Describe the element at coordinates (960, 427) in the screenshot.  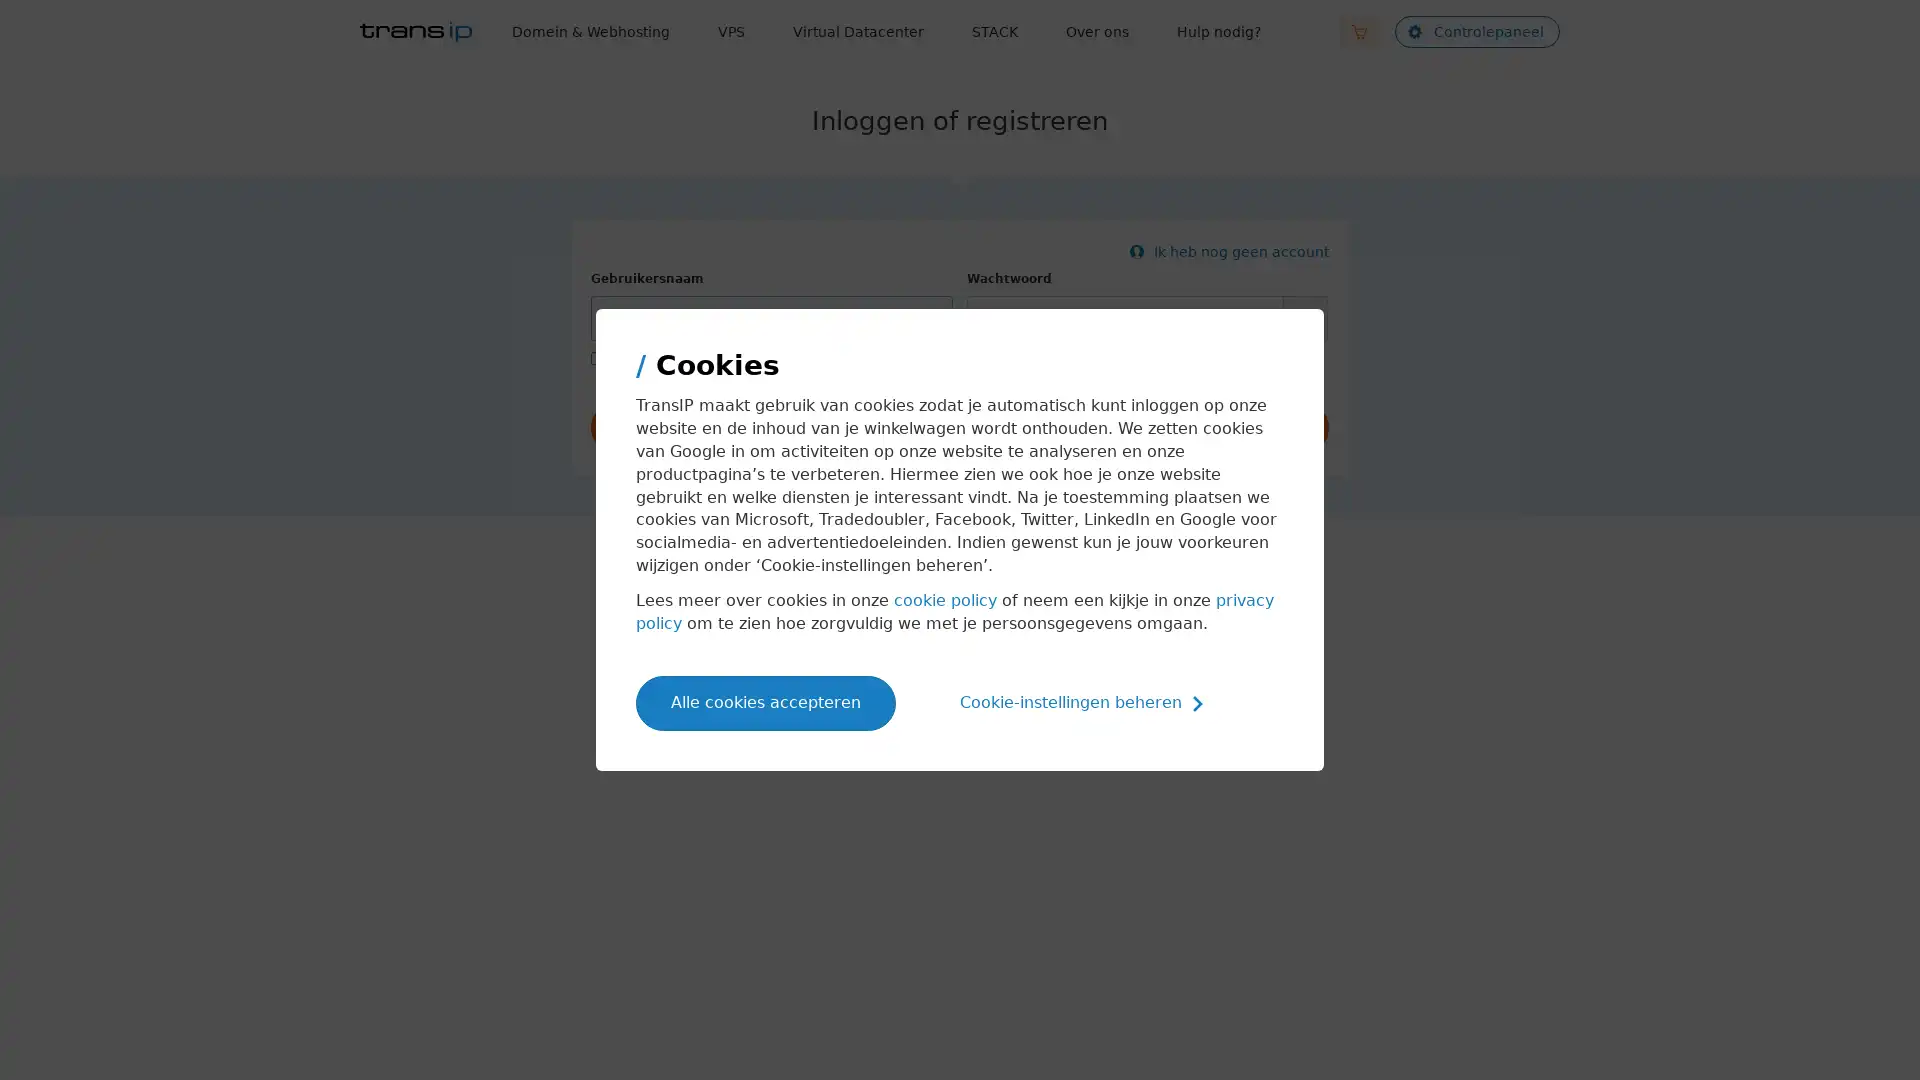
I see `Inloggen` at that location.